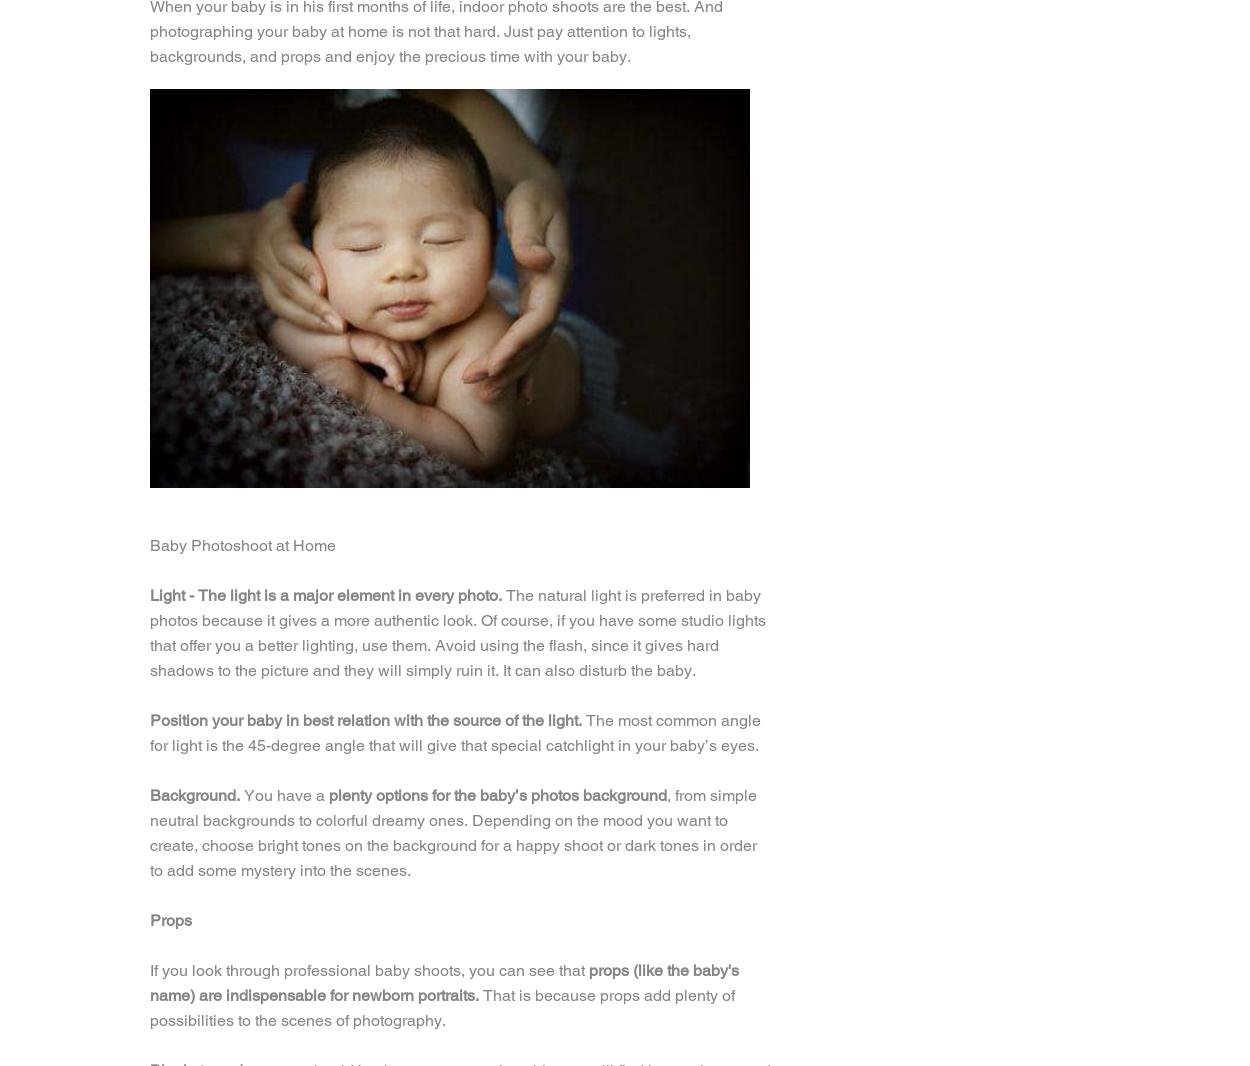  I want to click on 'props (like the baby's name) are indispensable for newborn portraits.', so click(443, 982).